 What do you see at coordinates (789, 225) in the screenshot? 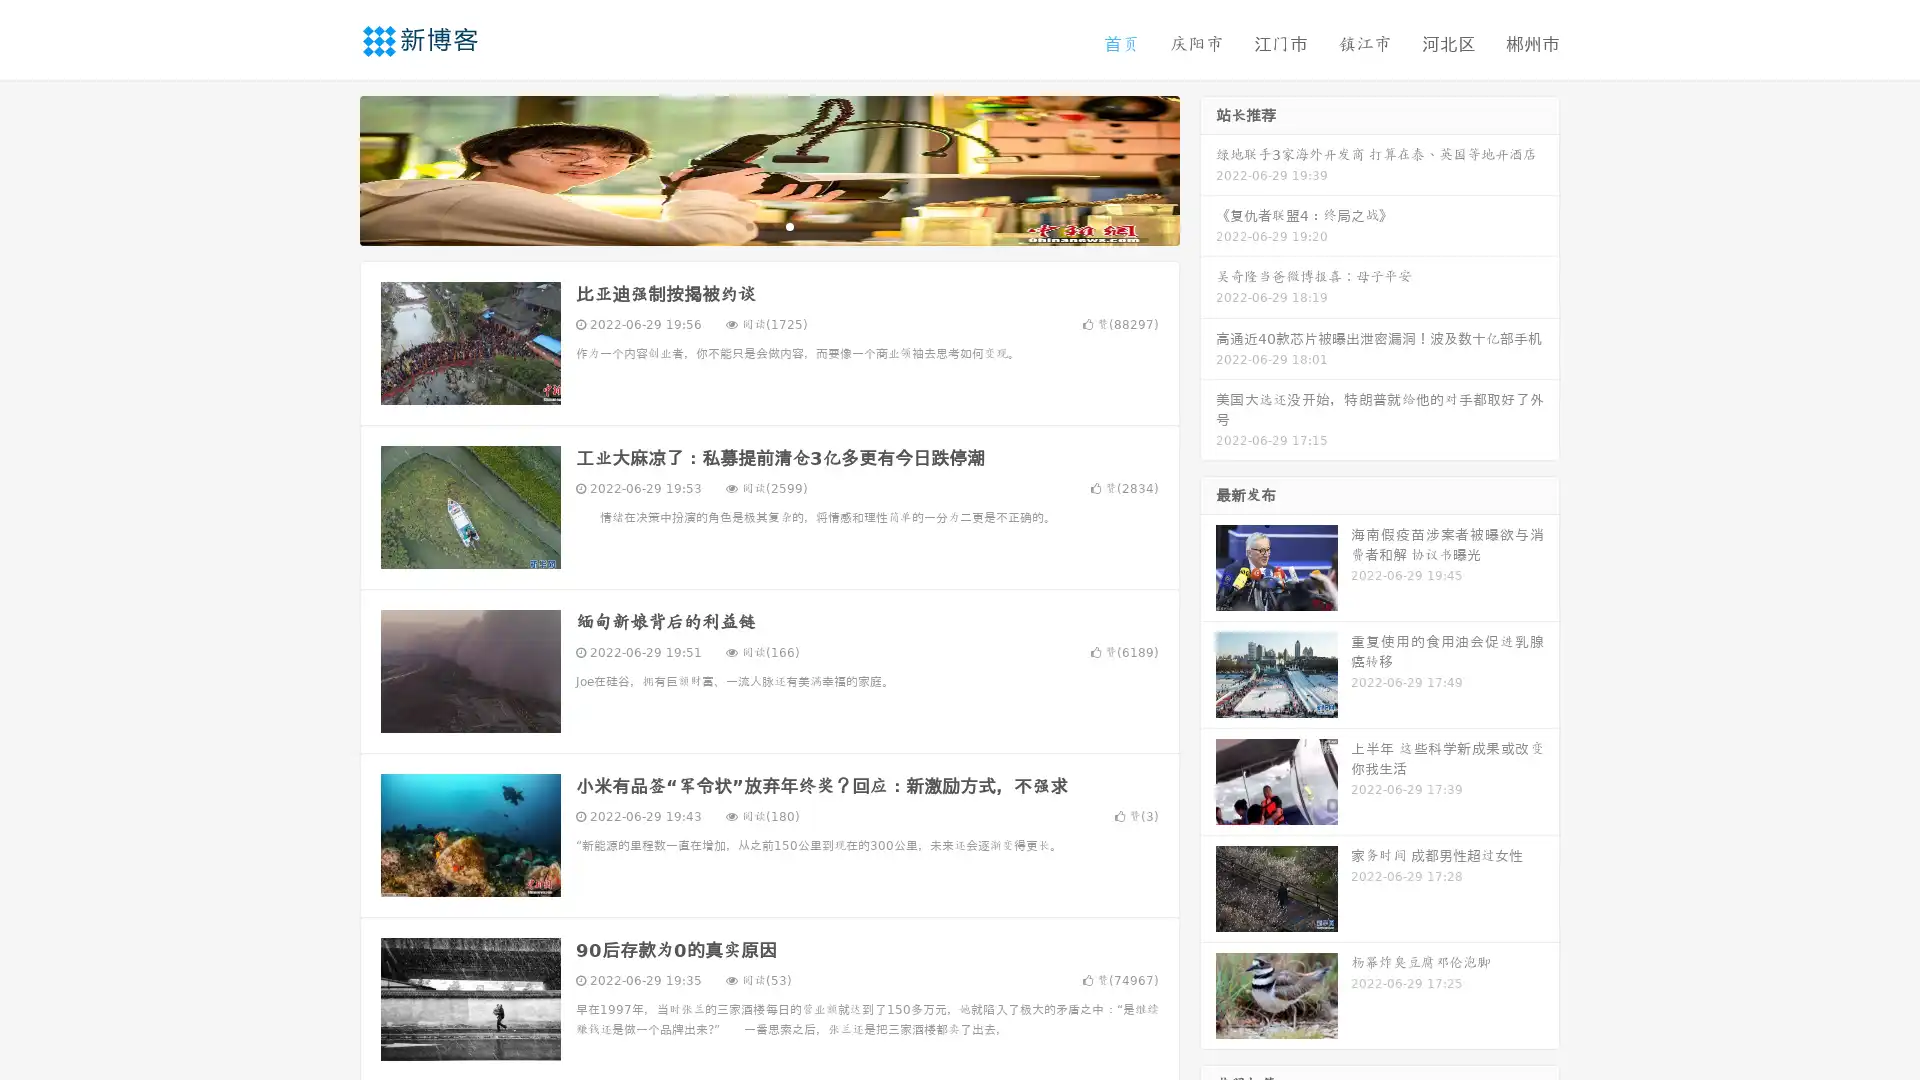
I see `Go to slide 3` at bounding box center [789, 225].